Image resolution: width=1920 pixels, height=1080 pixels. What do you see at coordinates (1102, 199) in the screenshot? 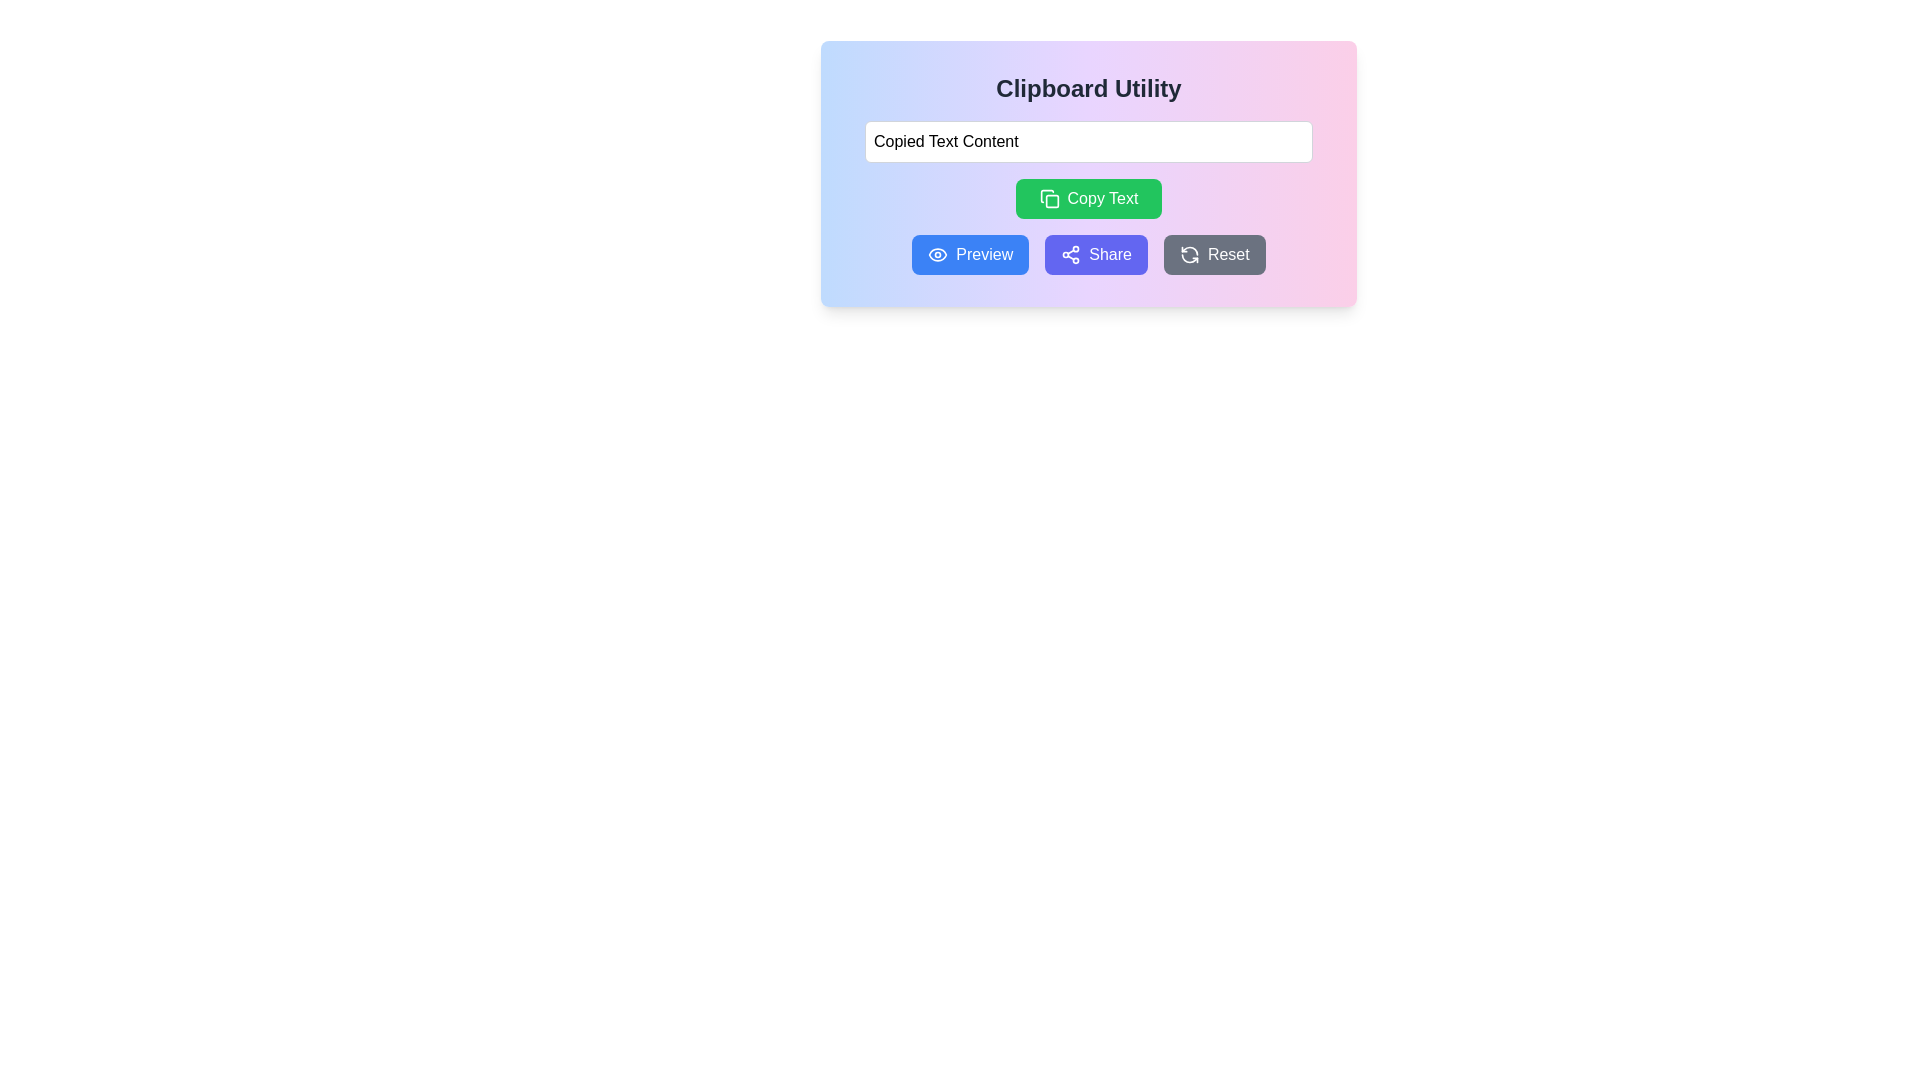
I see `the Text label within the green 'Copy Text' button, which clarifies its purpose for copying text to the clipboard` at bounding box center [1102, 199].